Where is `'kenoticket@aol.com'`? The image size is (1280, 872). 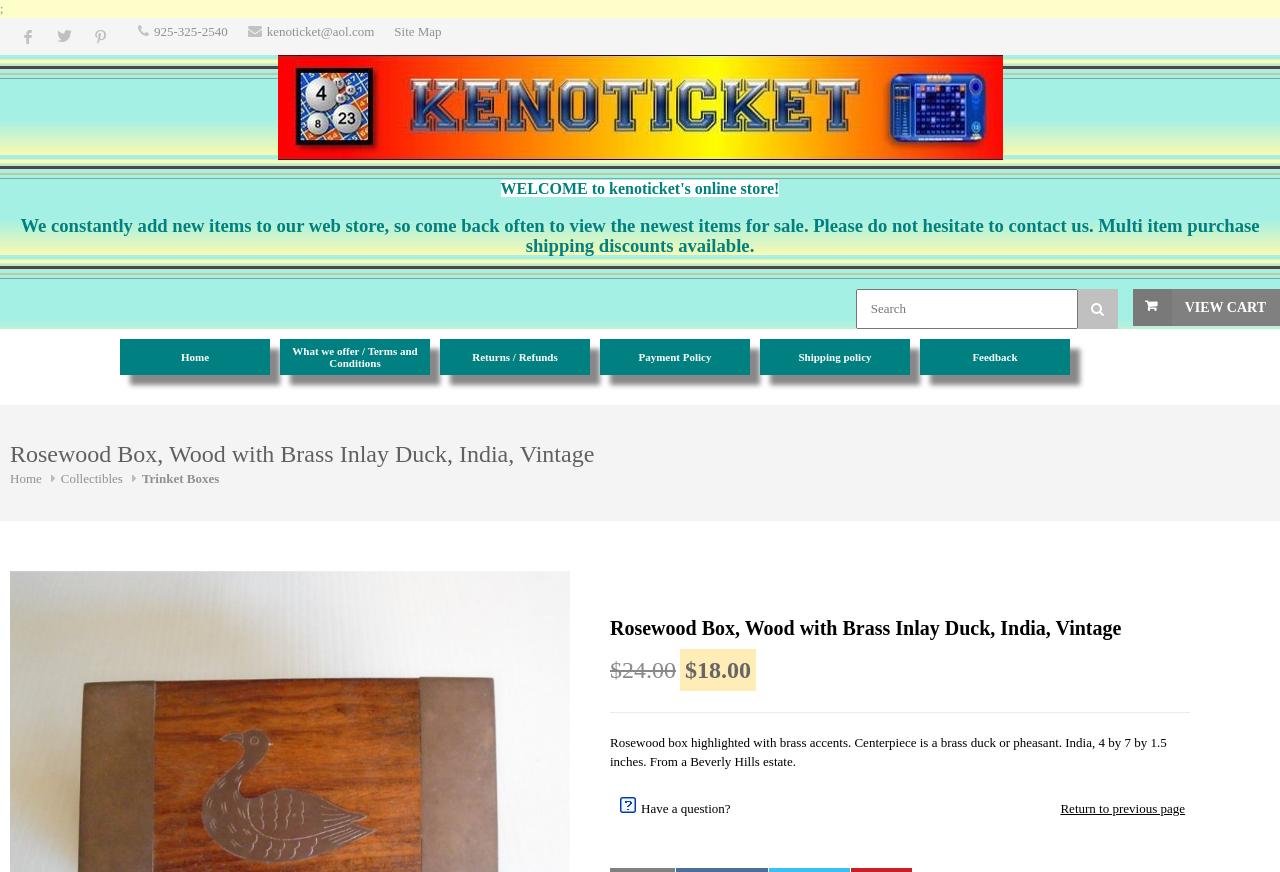 'kenoticket@aol.com' is located at coordinates (320, 30).